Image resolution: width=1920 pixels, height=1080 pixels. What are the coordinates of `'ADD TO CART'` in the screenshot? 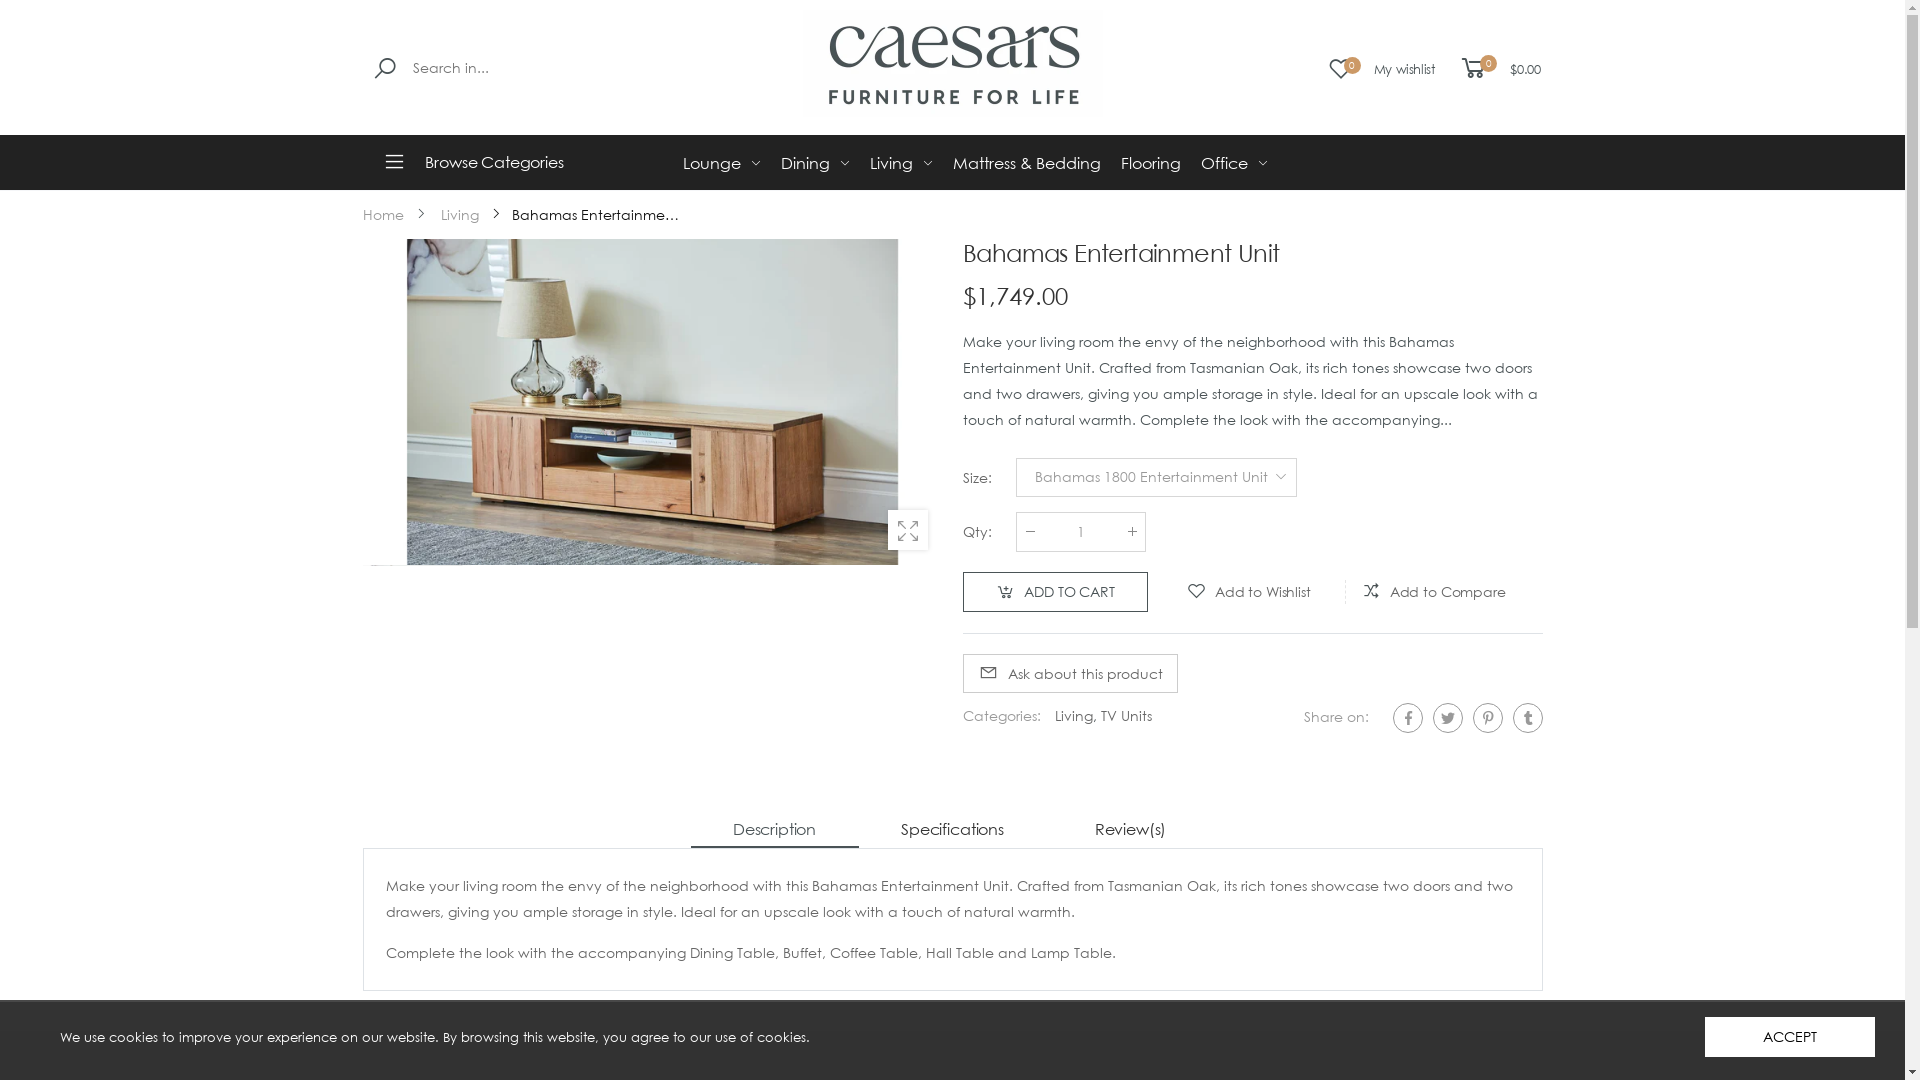 It's located at (1053, 590).